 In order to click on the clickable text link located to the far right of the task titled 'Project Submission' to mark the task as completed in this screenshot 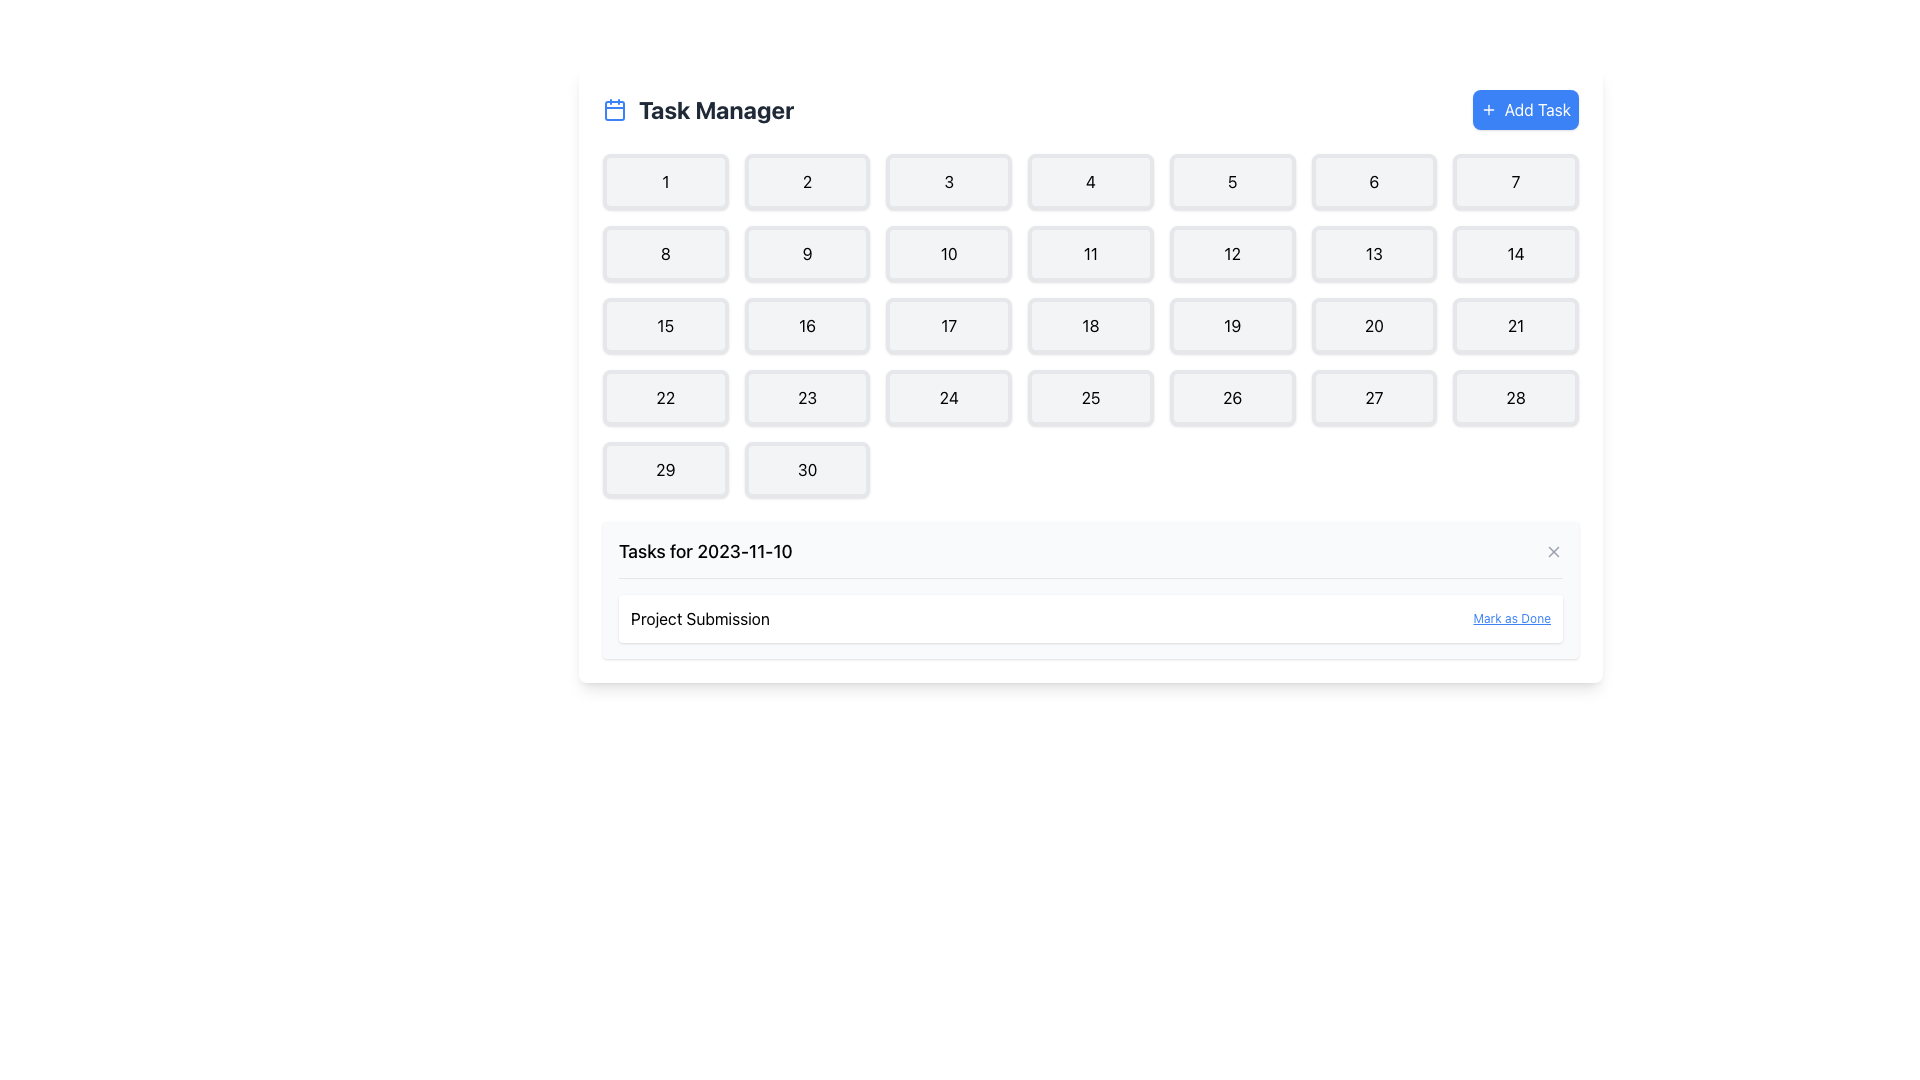, I will do `click(1512, 617)`.